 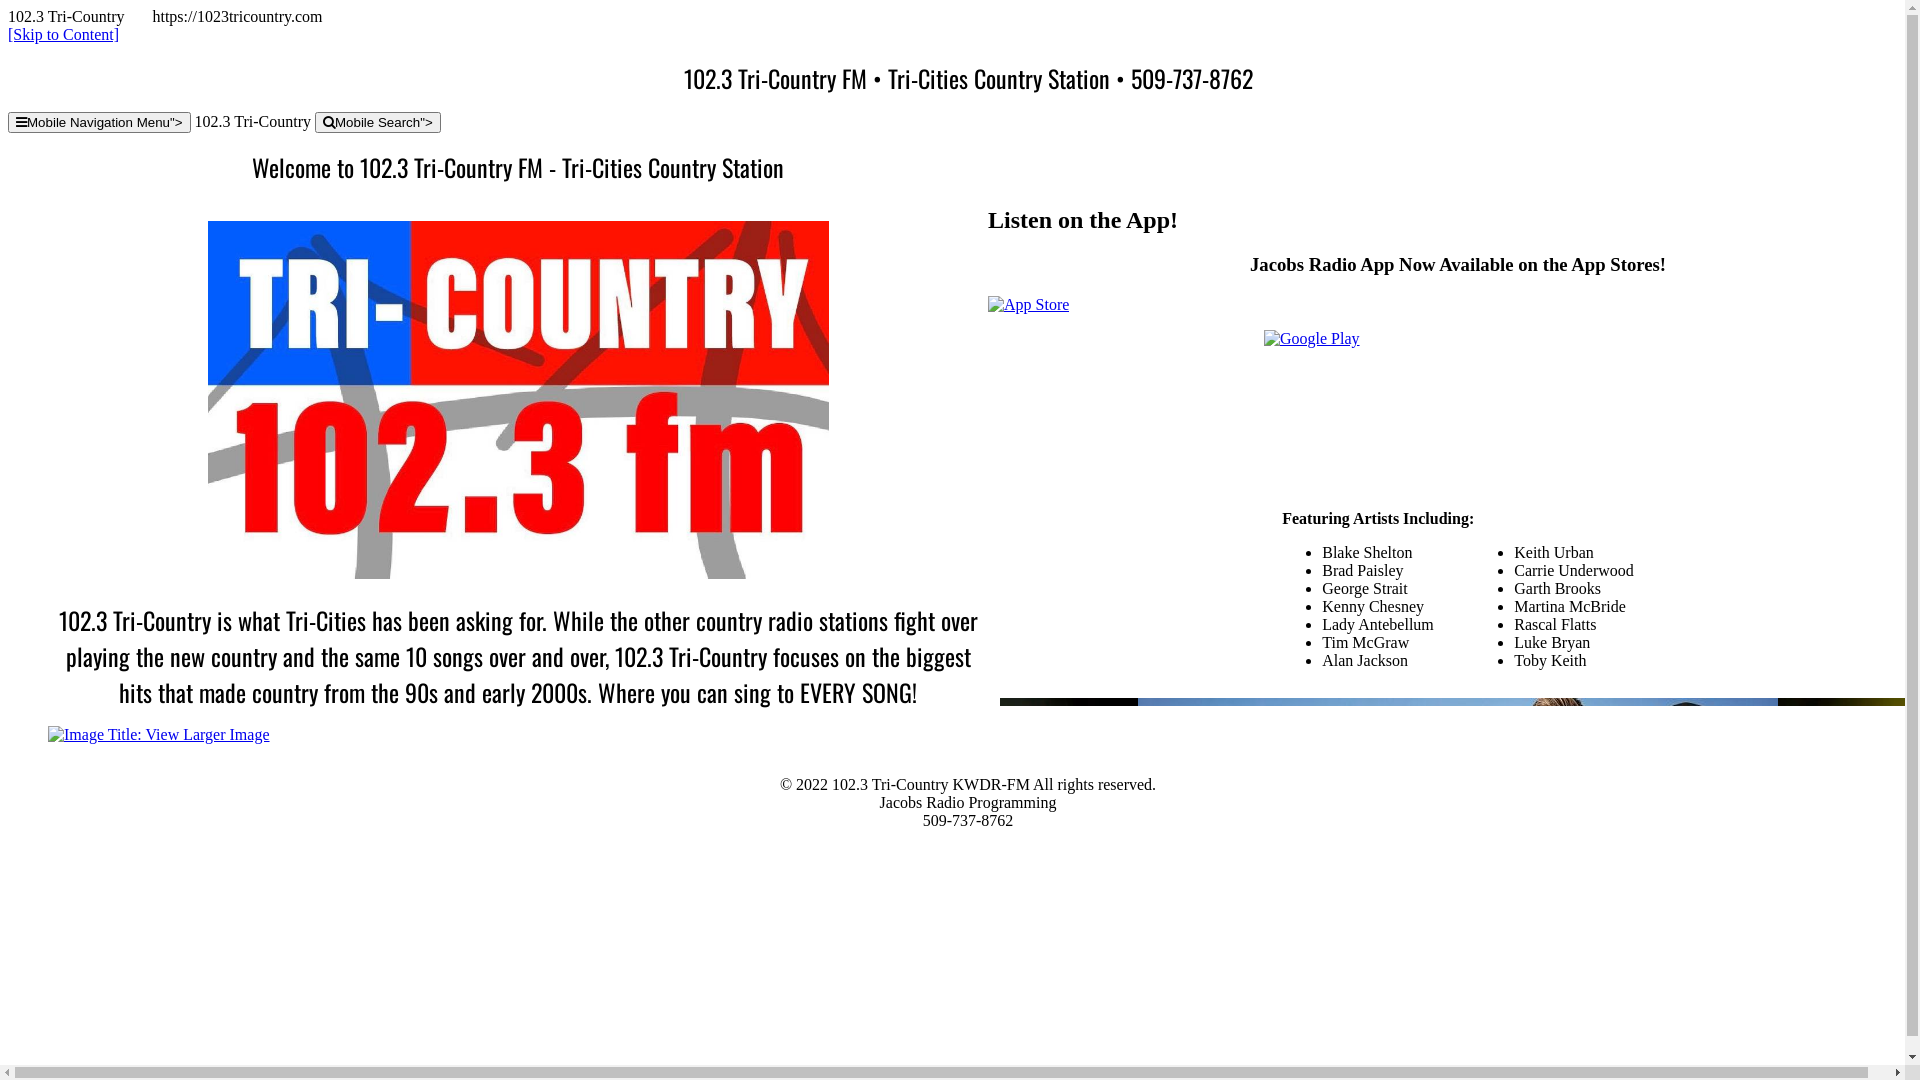 I want to click on 'App Store', so click(x=1028, y=304).